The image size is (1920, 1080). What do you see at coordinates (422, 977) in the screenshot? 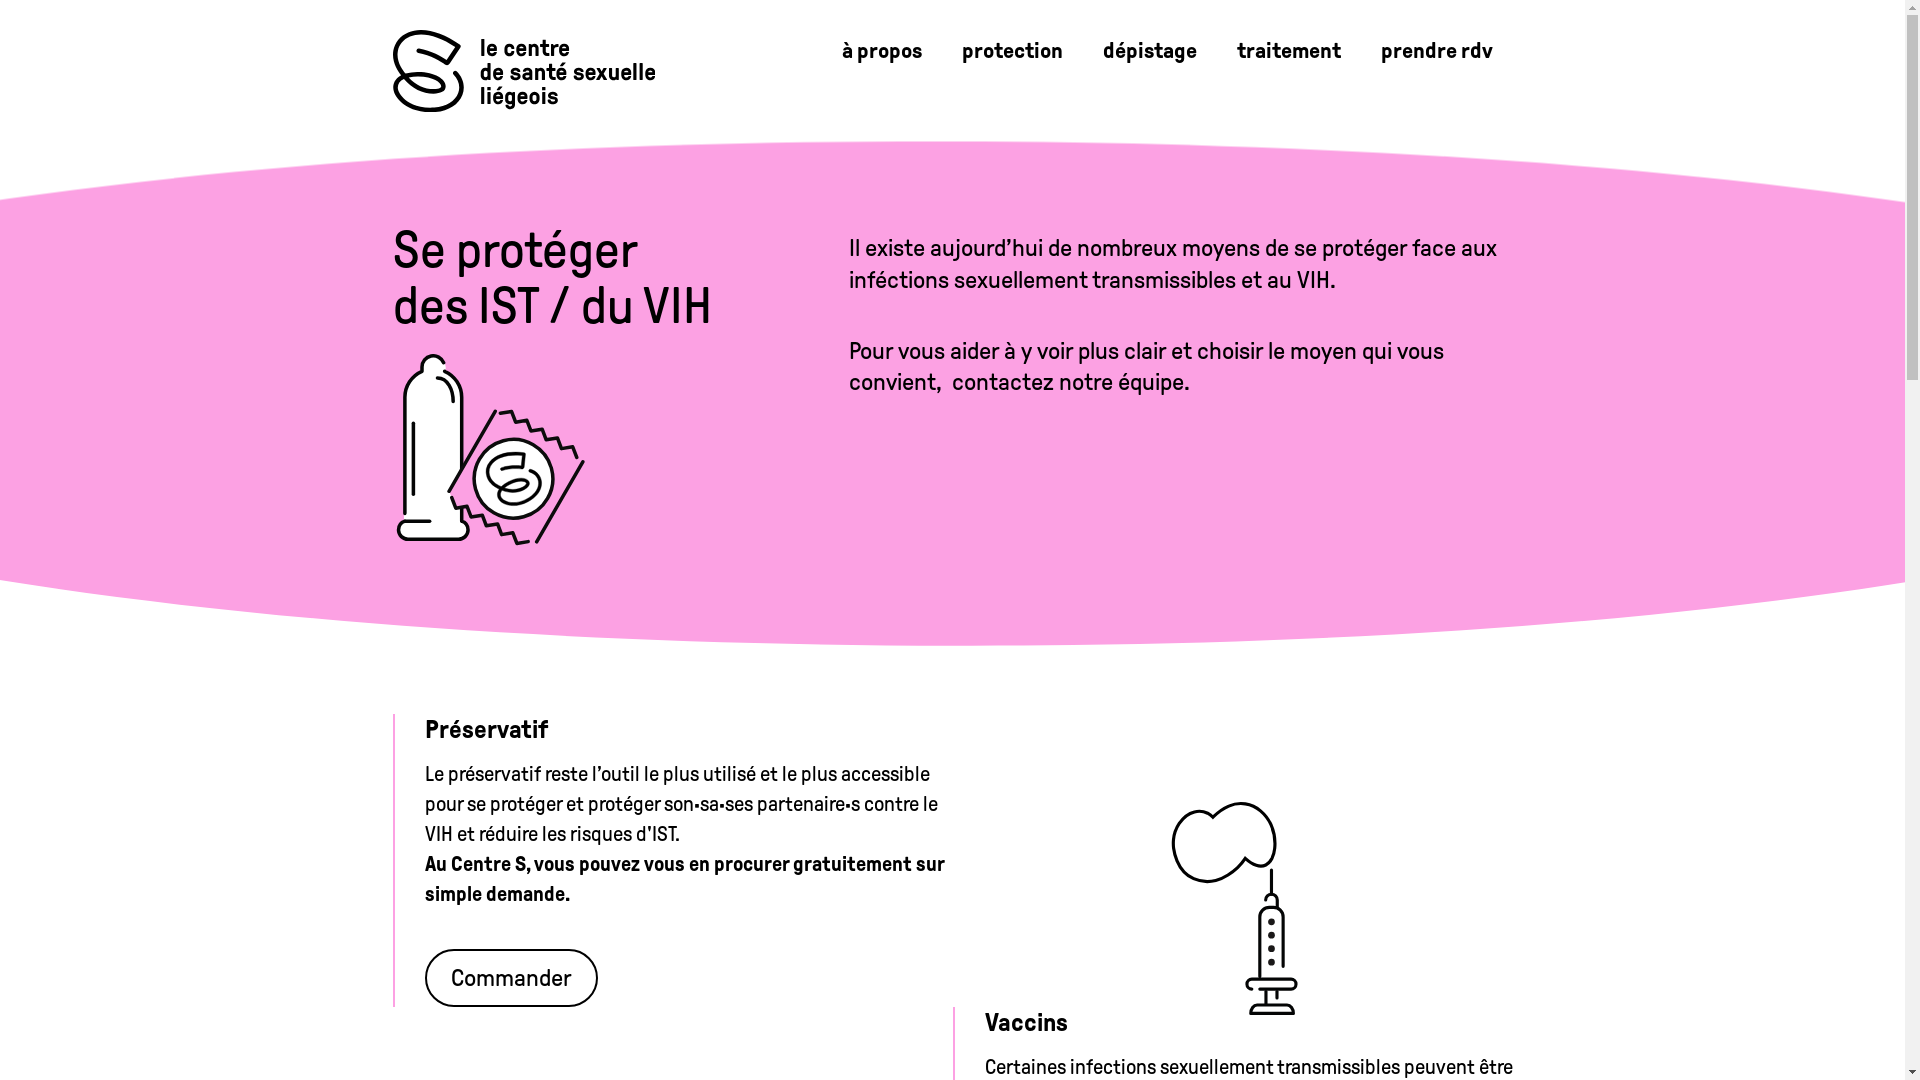
I see `'Commander'` at bounding box center [422, 977].